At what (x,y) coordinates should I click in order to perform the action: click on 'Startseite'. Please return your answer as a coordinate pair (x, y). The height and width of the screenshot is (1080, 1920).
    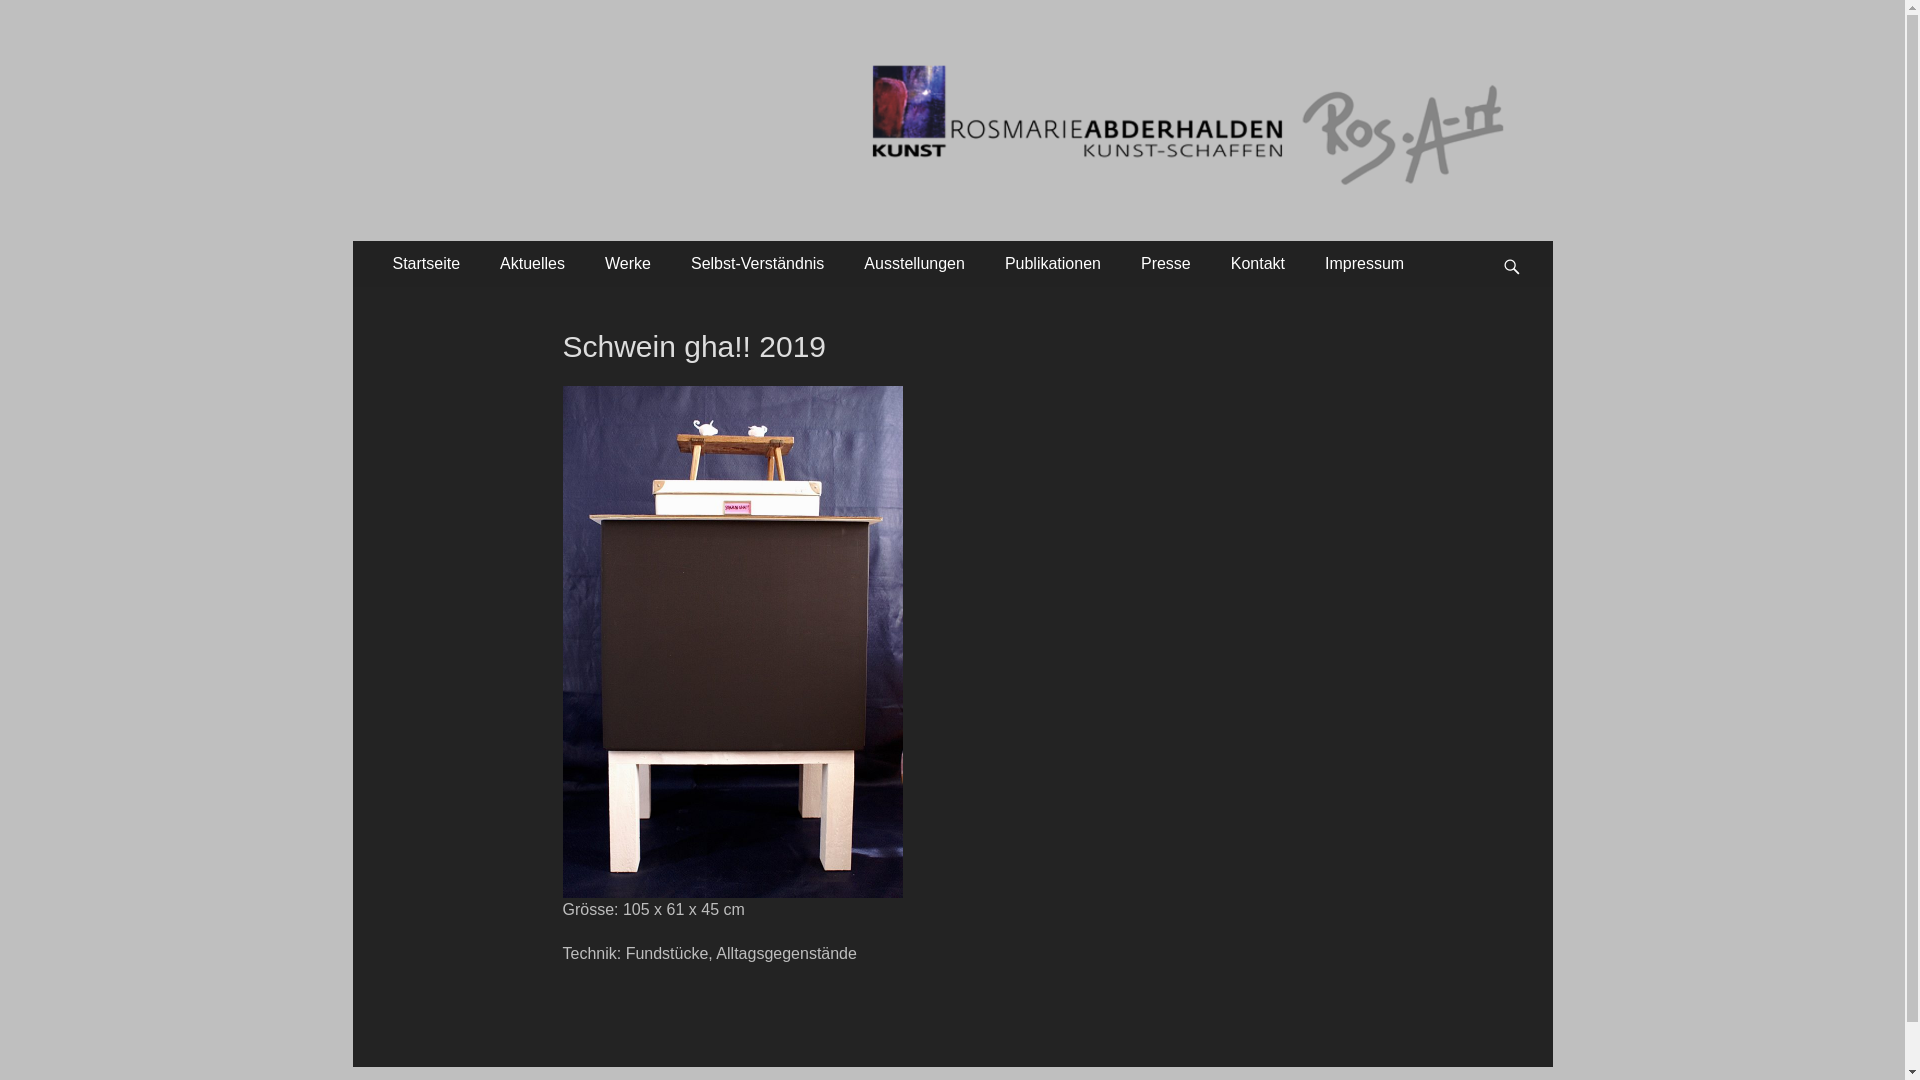
    Looking at the image, I should click on (372, 262).